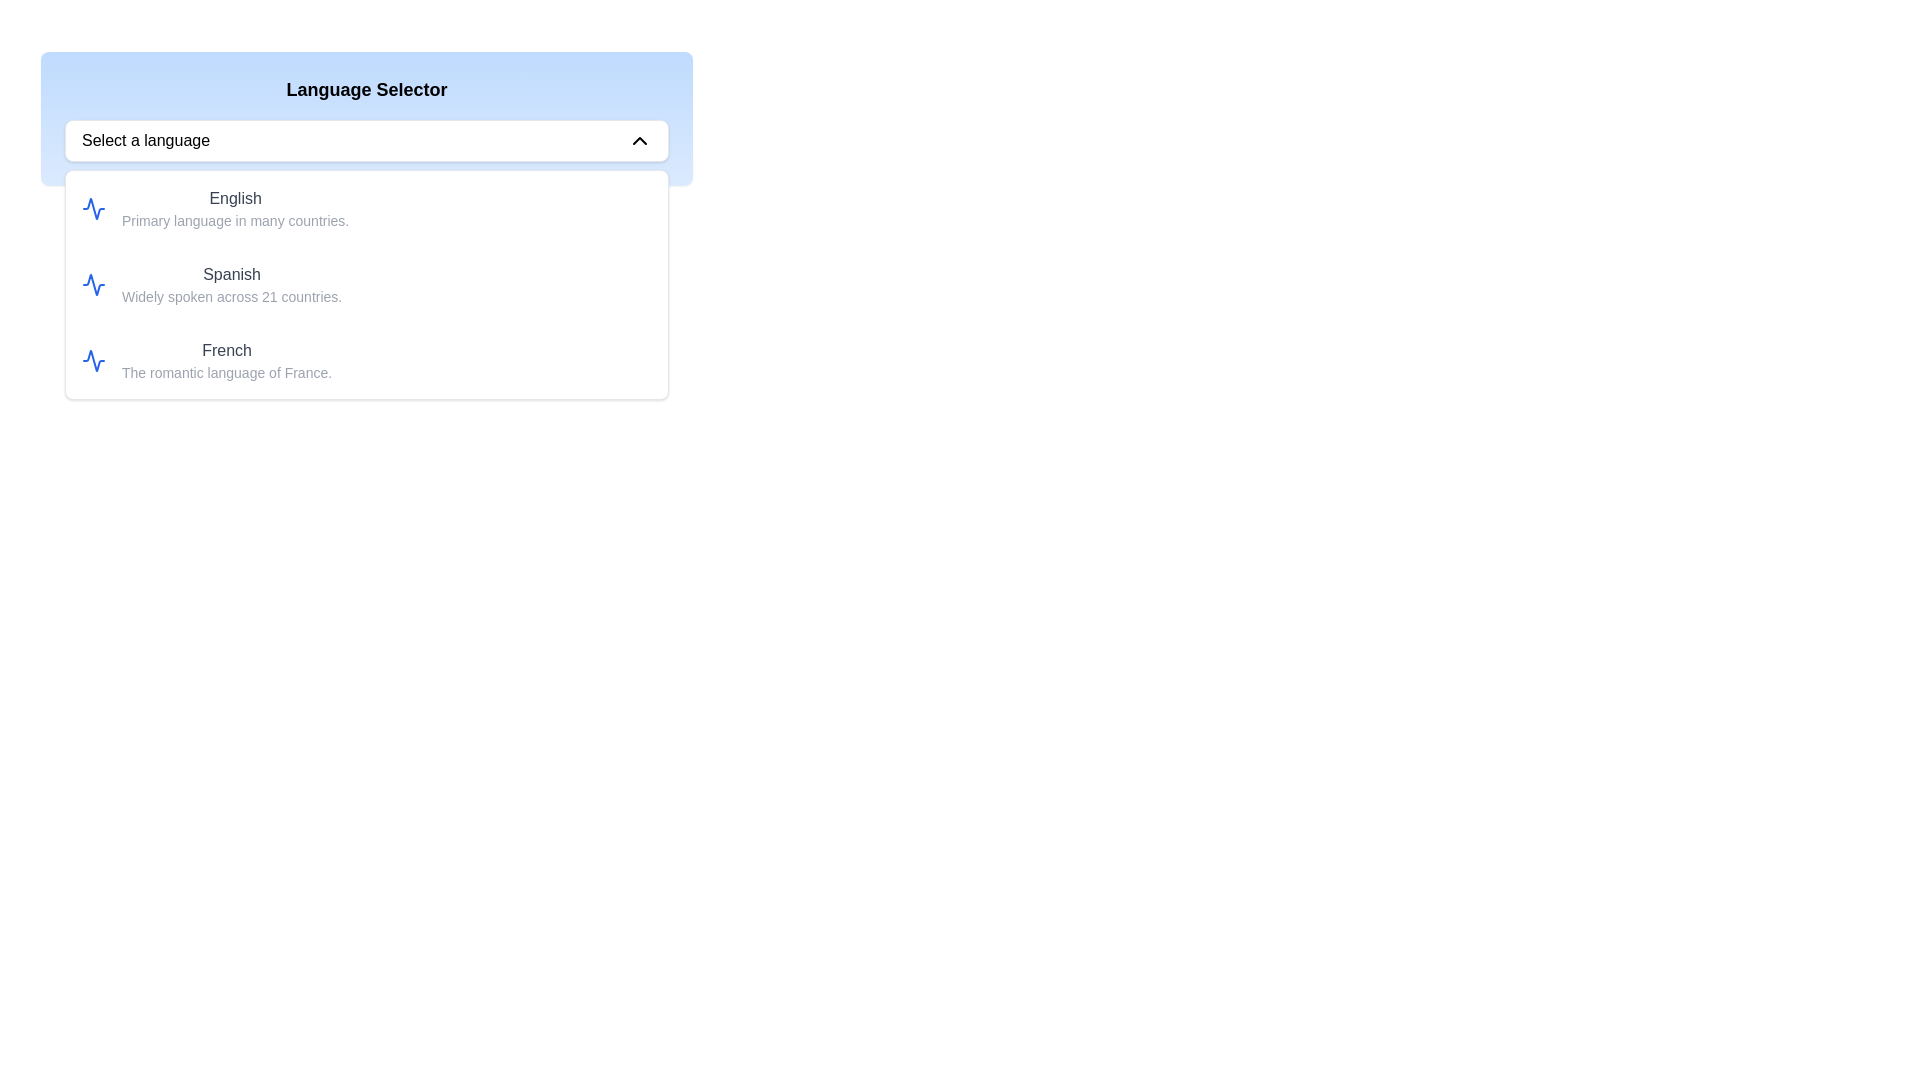  What do you see at coordinates (227, 361) in the screenshot?
I see `the list item labeled 'French'` at bounding box center [227, 361].